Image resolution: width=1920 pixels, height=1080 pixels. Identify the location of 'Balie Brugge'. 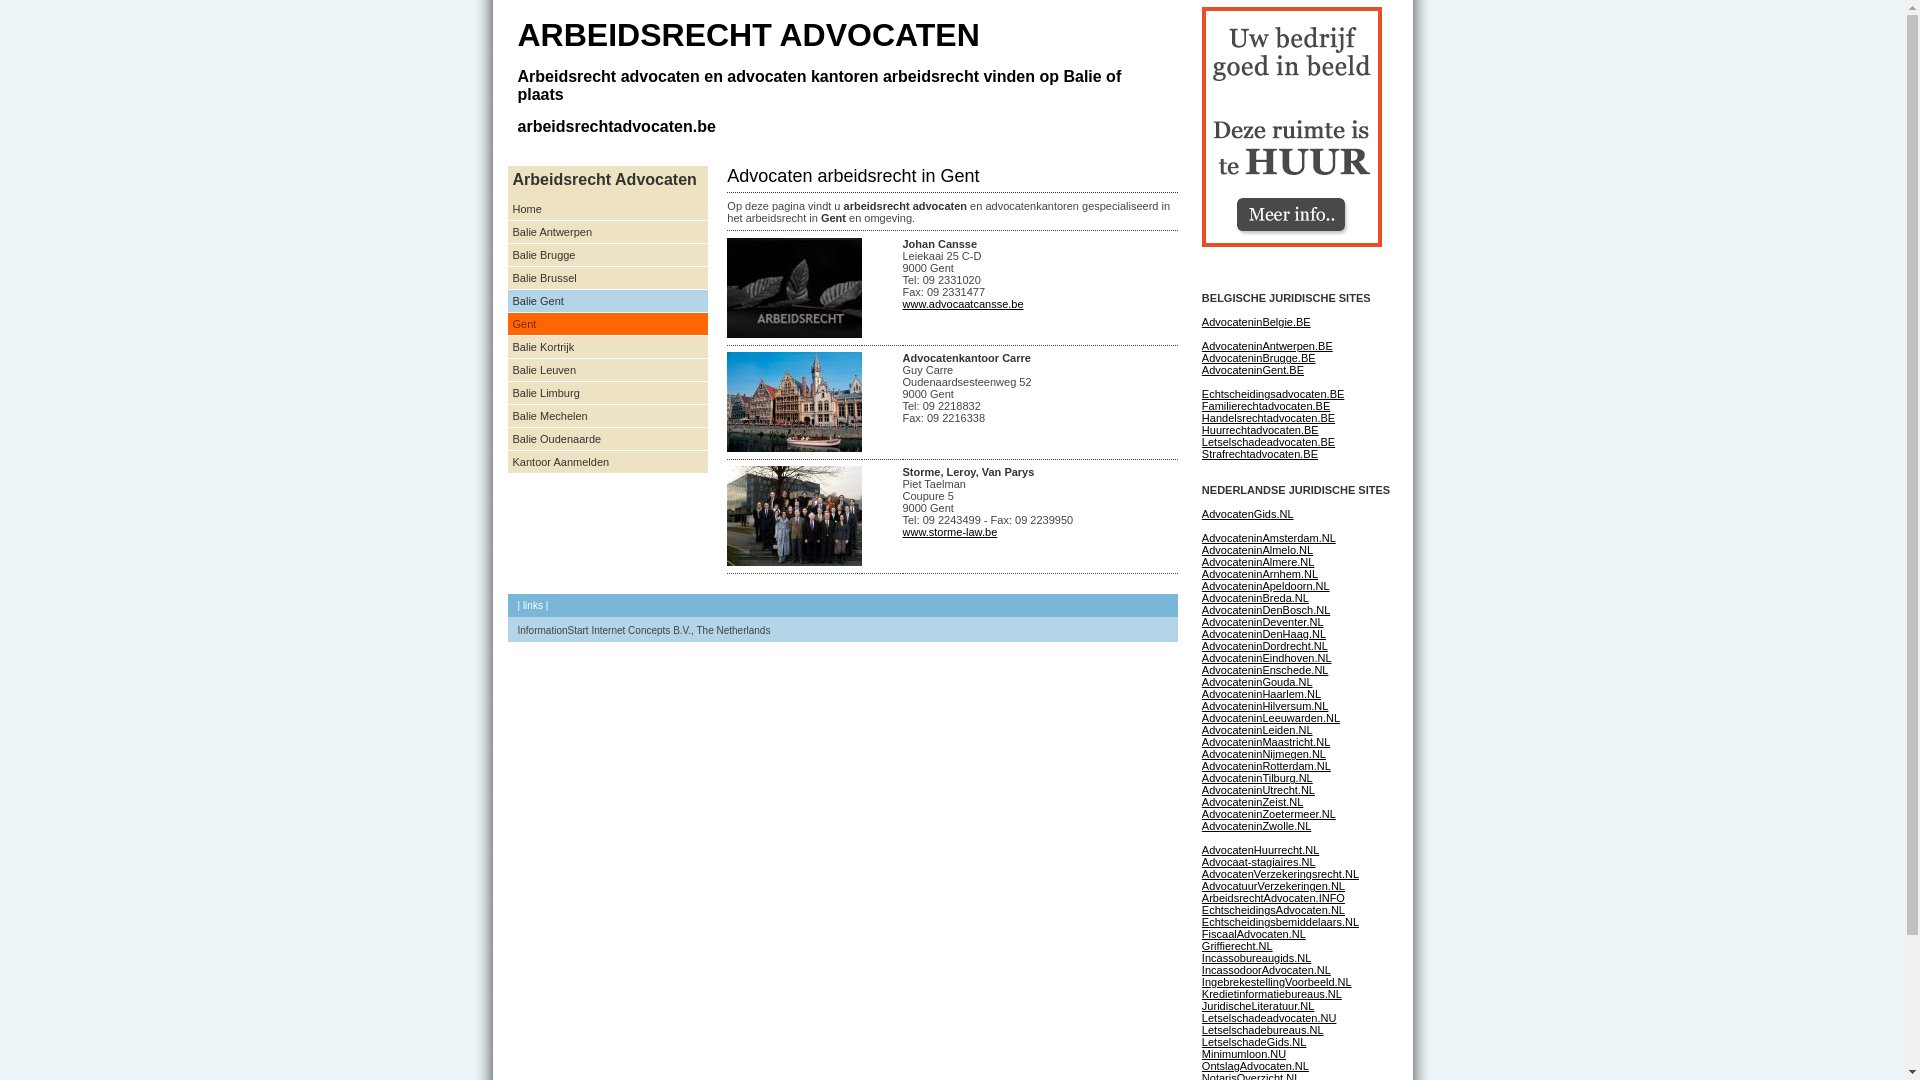
(607, 254).